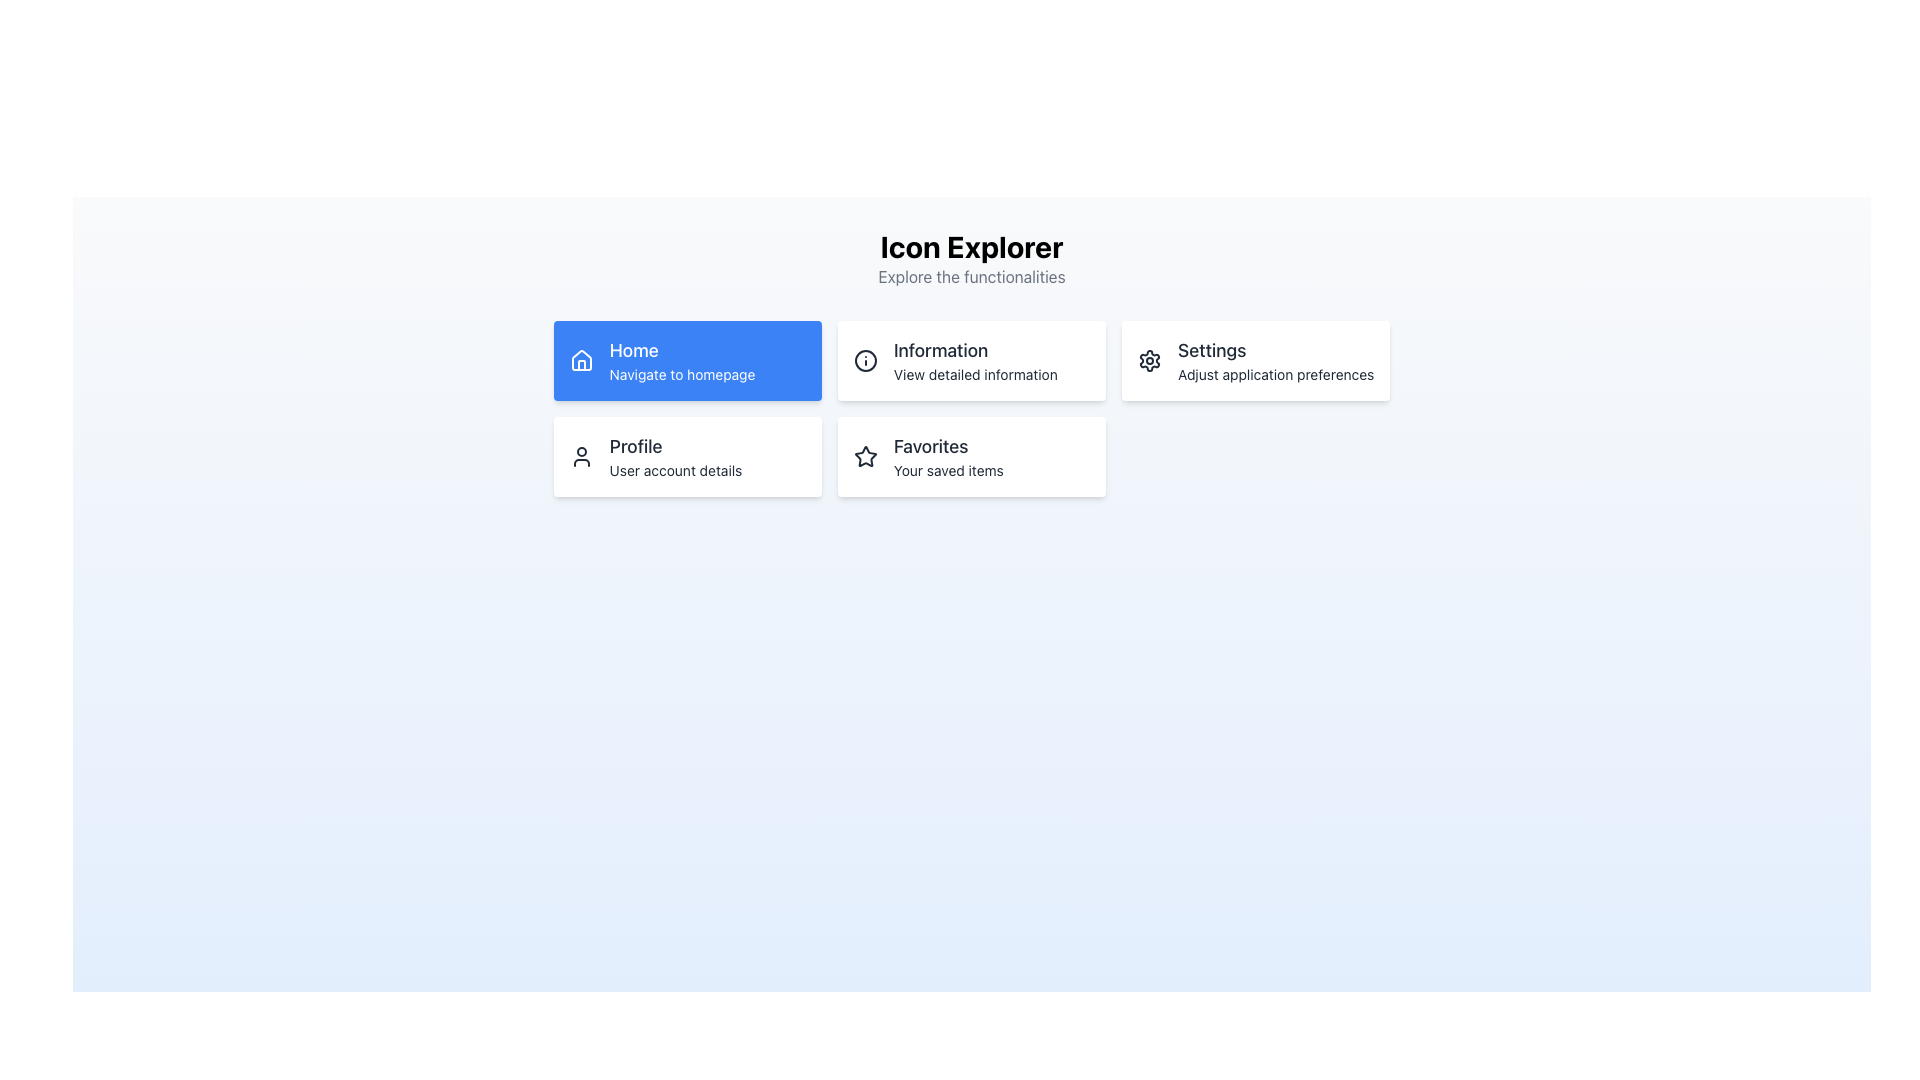 The width and height of the screenshot is (1920, 1080). I want to click on the second line Text label in the 'Information' section box, which provides supplementary information about the section's purpose, so click(975, 374).